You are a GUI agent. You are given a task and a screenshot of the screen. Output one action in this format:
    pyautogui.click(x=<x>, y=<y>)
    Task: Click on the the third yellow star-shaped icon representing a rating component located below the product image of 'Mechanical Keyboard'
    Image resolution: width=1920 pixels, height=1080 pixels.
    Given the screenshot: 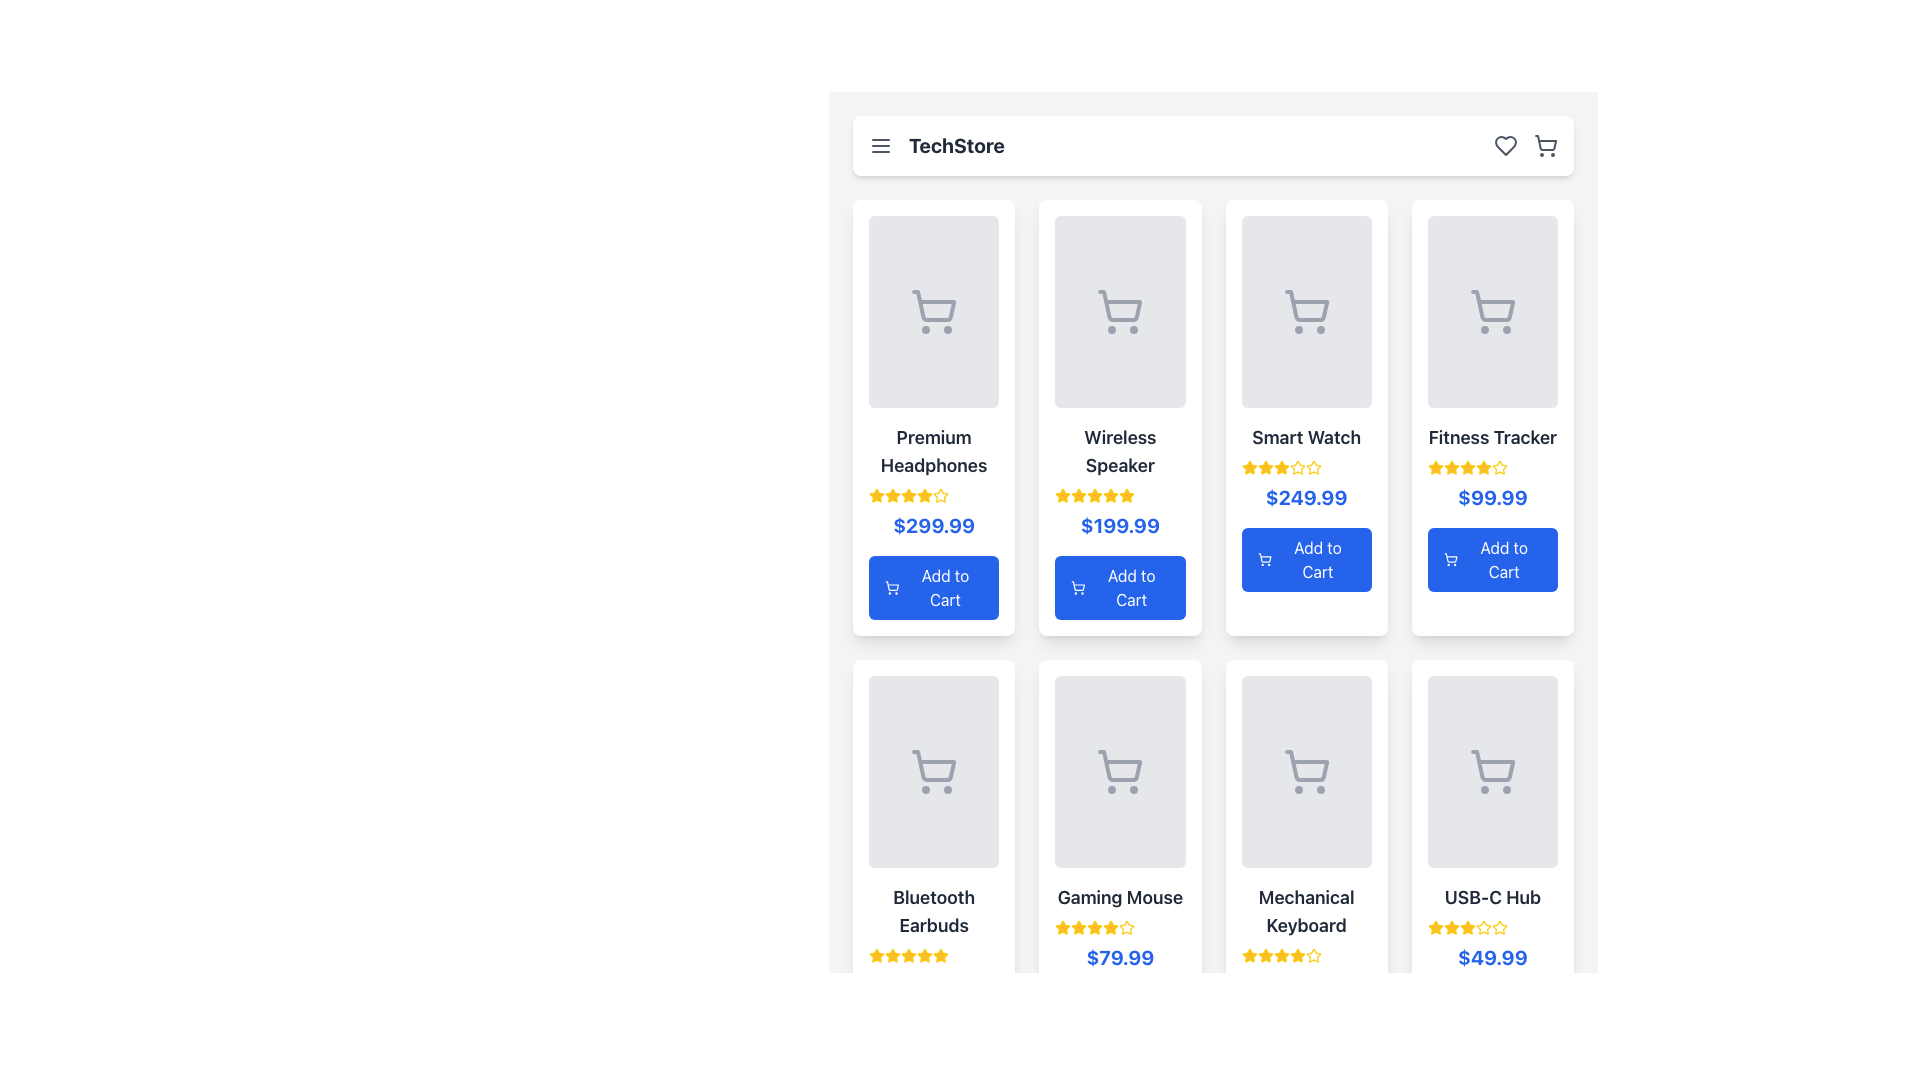 What is the action you would take?
    pyautogui.click(x=1248, y=954)
    